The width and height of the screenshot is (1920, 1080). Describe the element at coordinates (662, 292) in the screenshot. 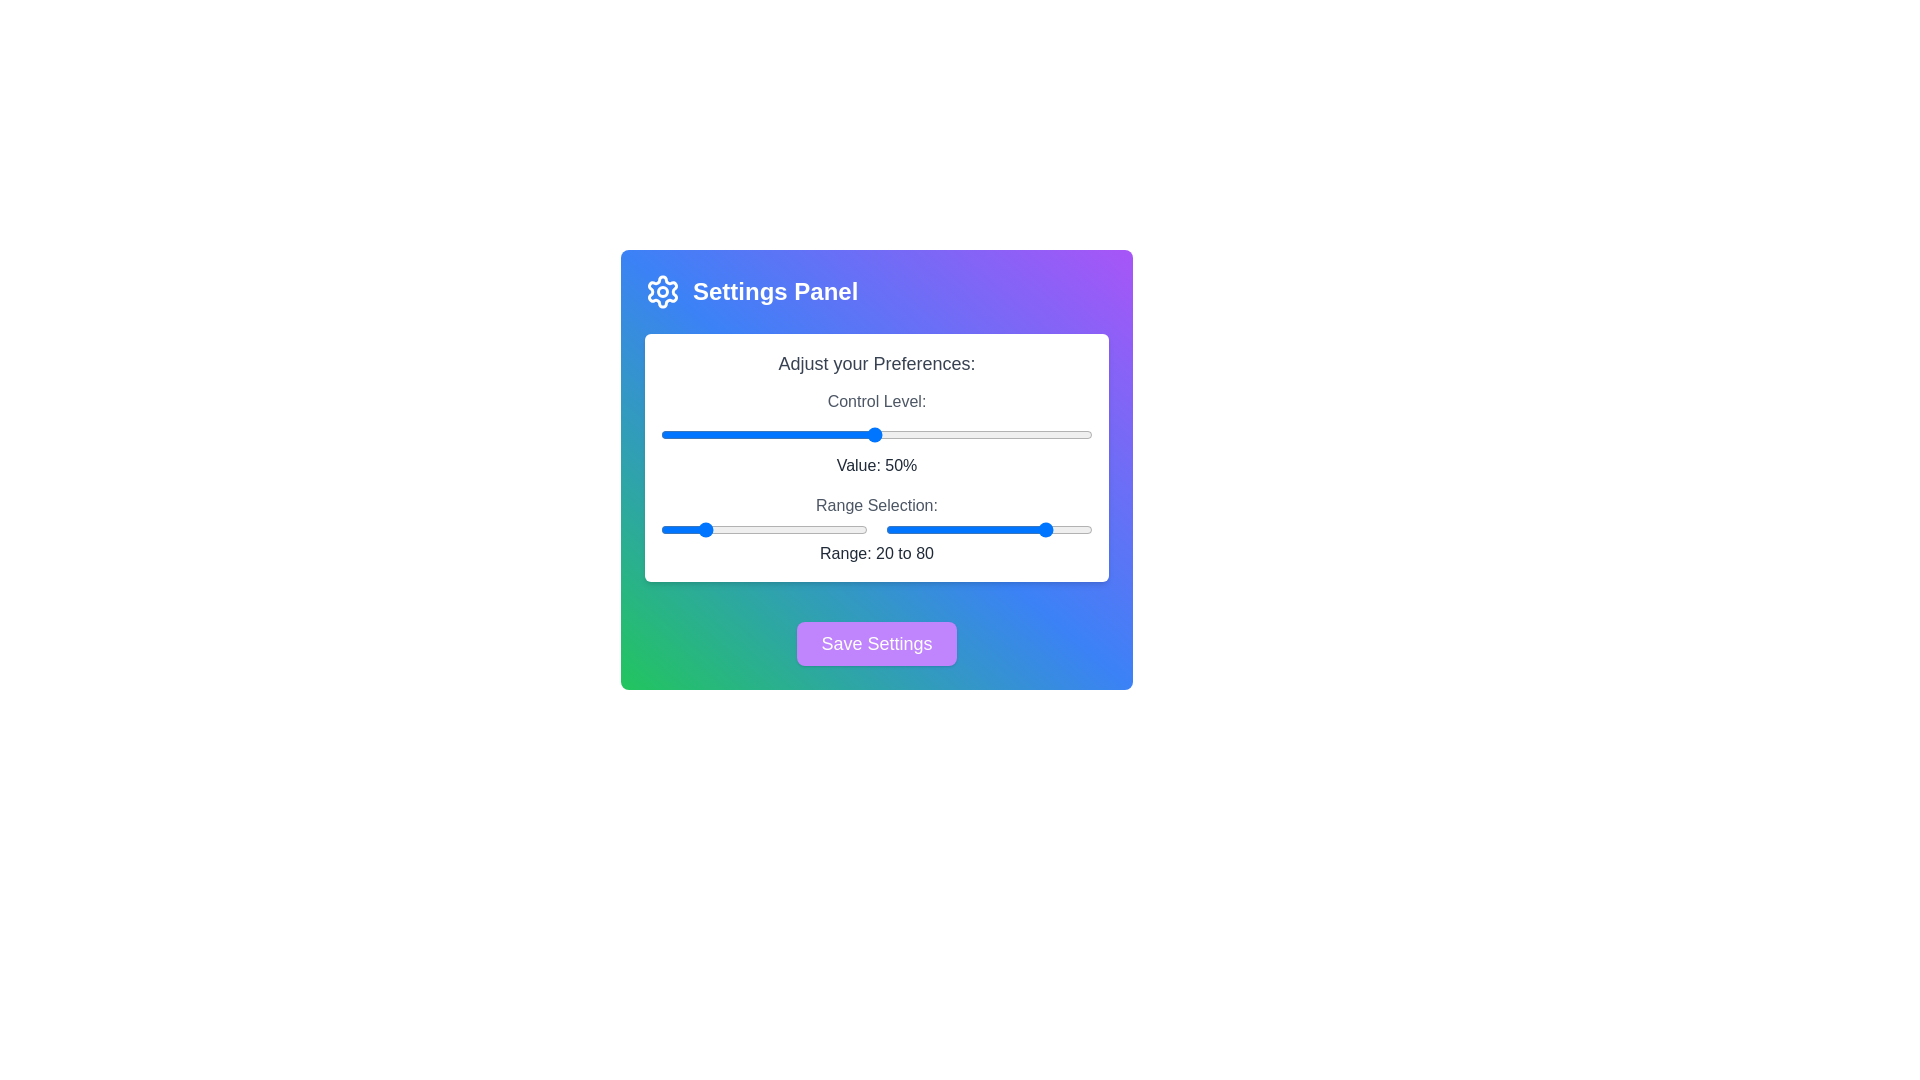

I see `the circular icon component located at the center of the gear icon in the settings panel` at that location.